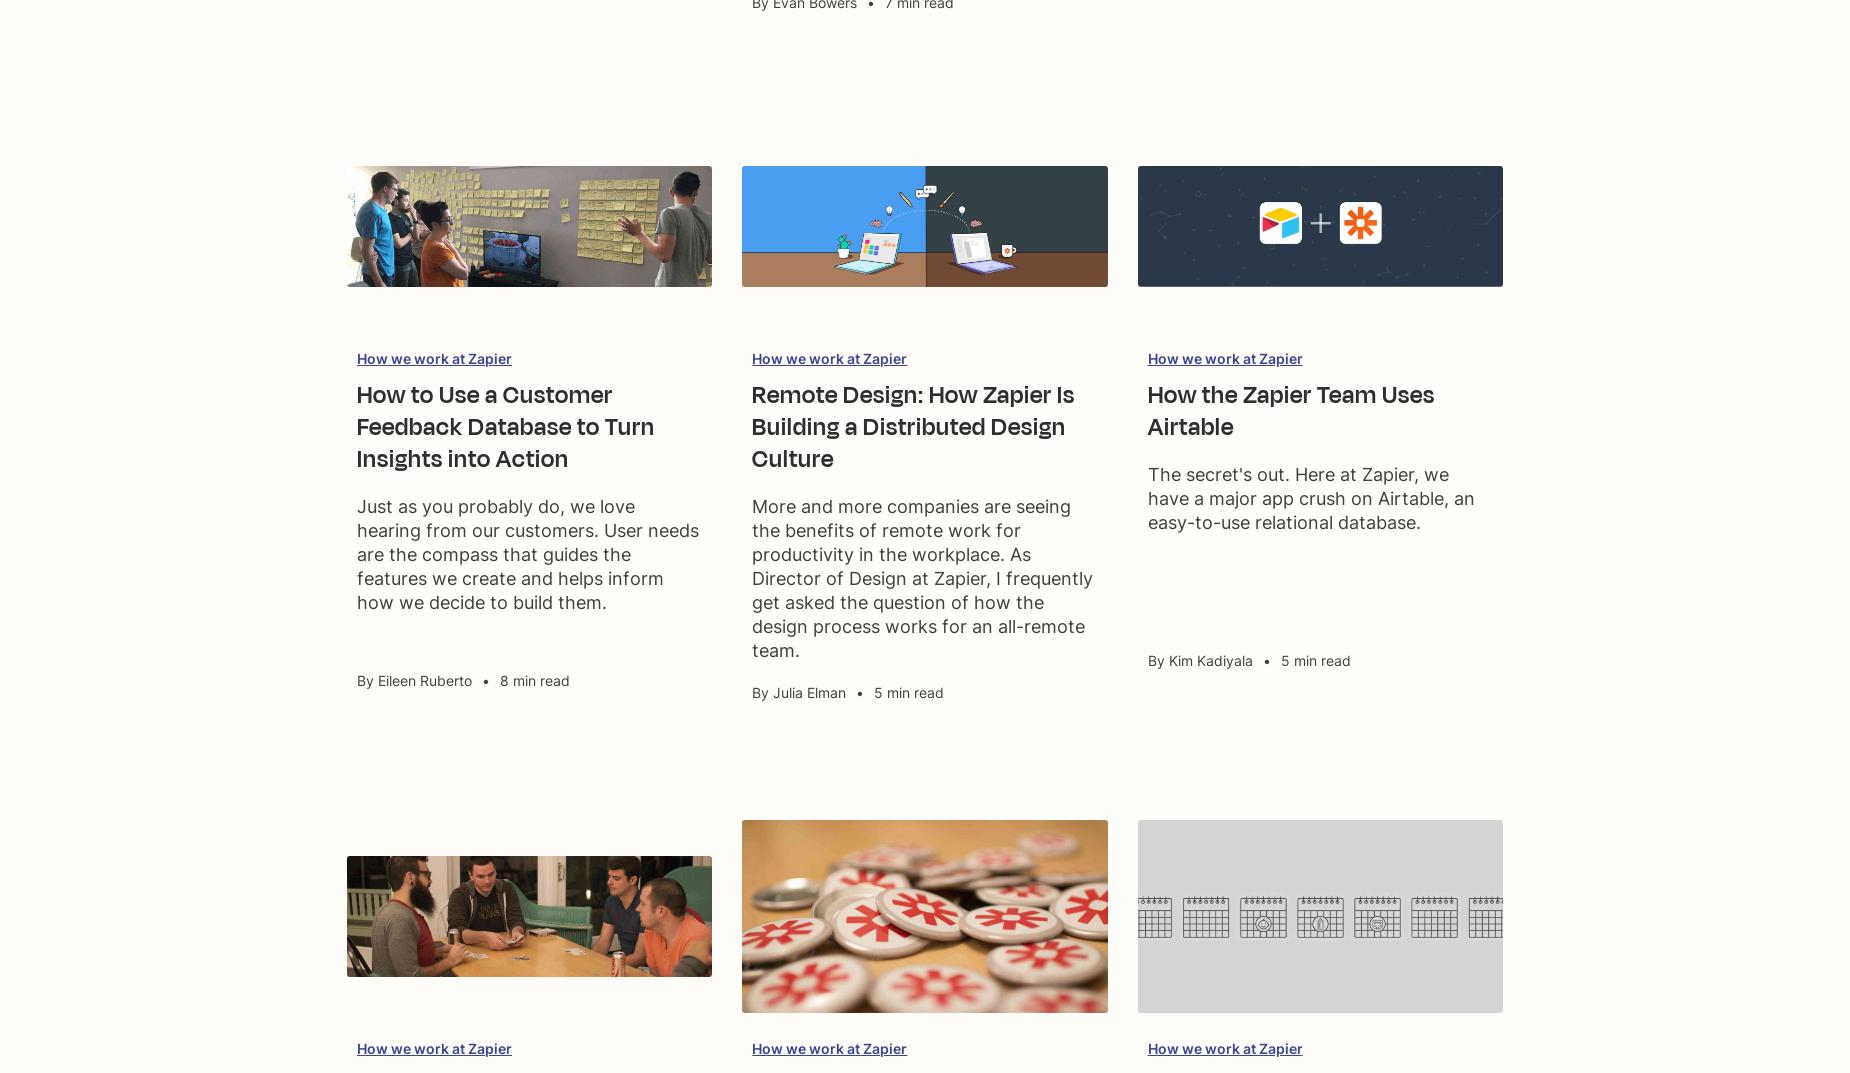  What do you see at coordinates (535, 680) in the screenshot?
I see `'8 min read'` at bounding box center [535, 680].